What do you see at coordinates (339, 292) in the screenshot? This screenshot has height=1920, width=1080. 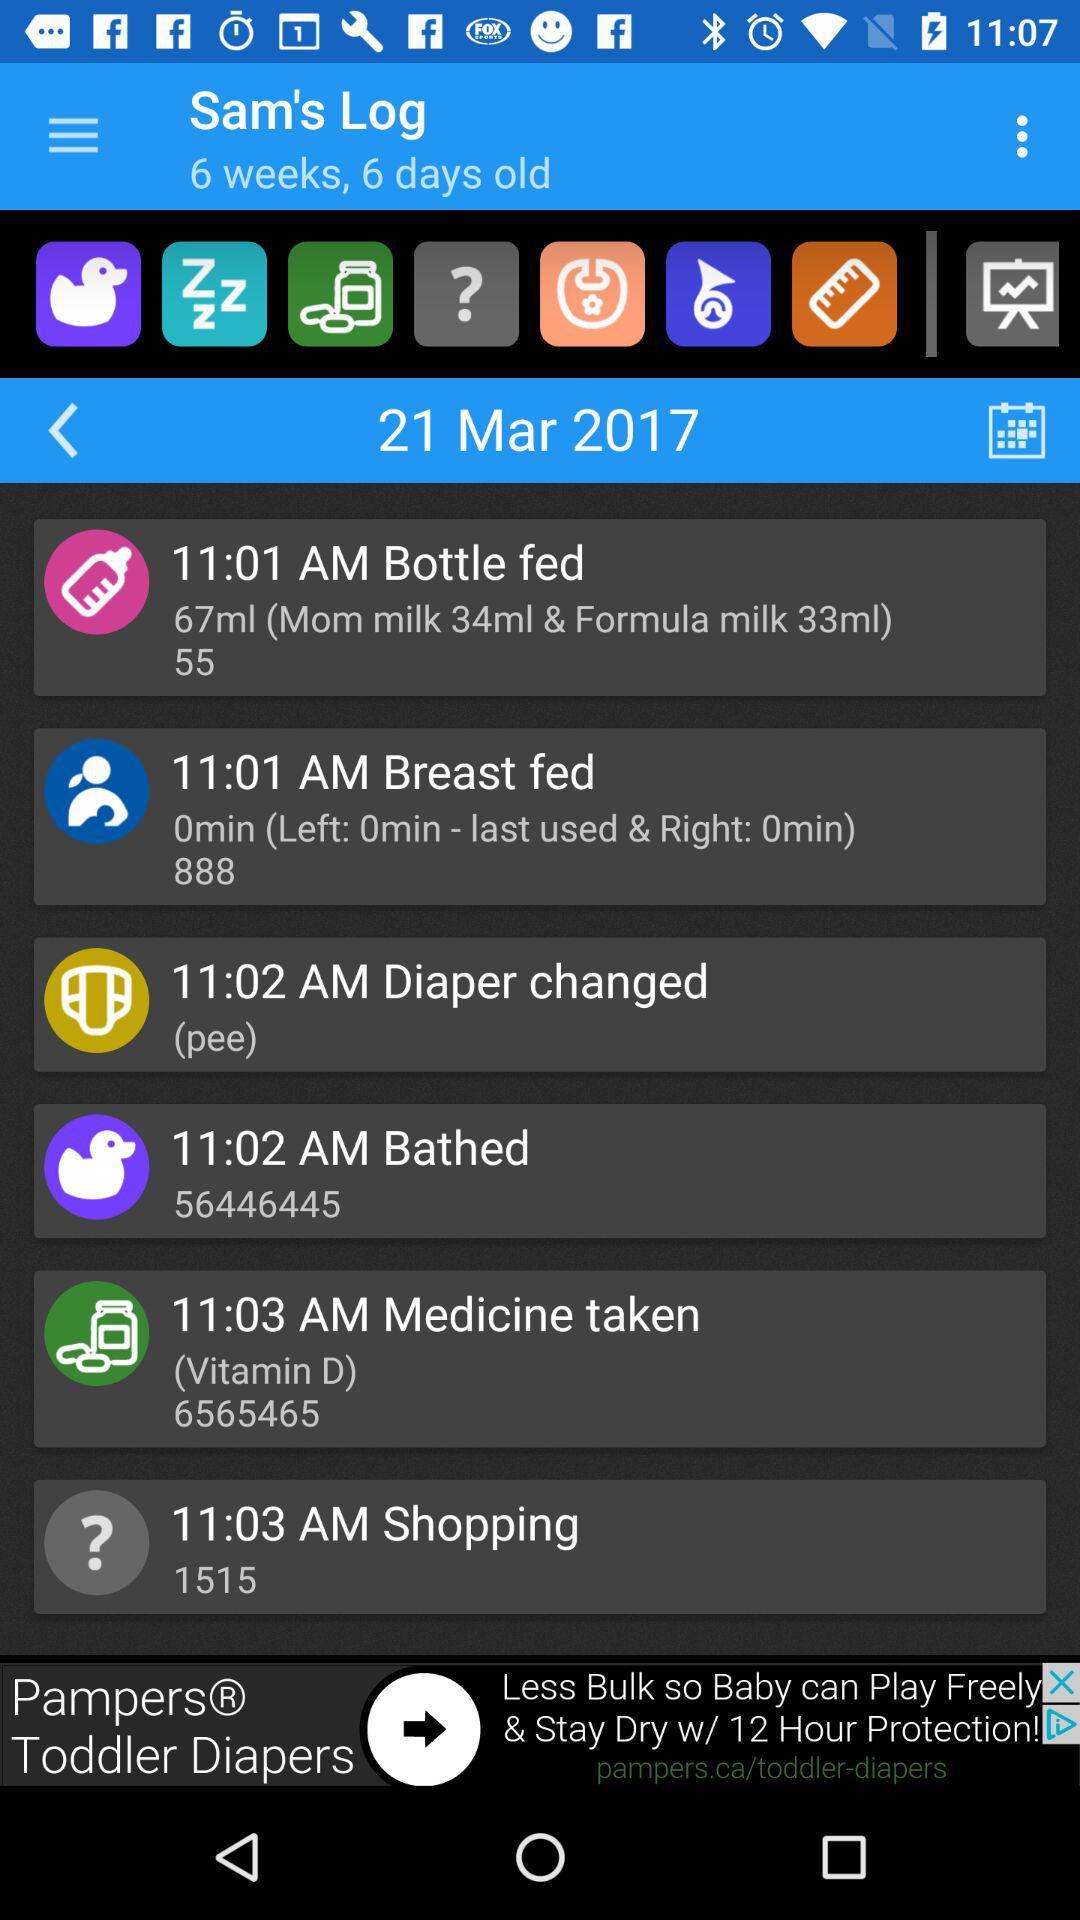 I see `choose pills` at bounding box center [339, 292].